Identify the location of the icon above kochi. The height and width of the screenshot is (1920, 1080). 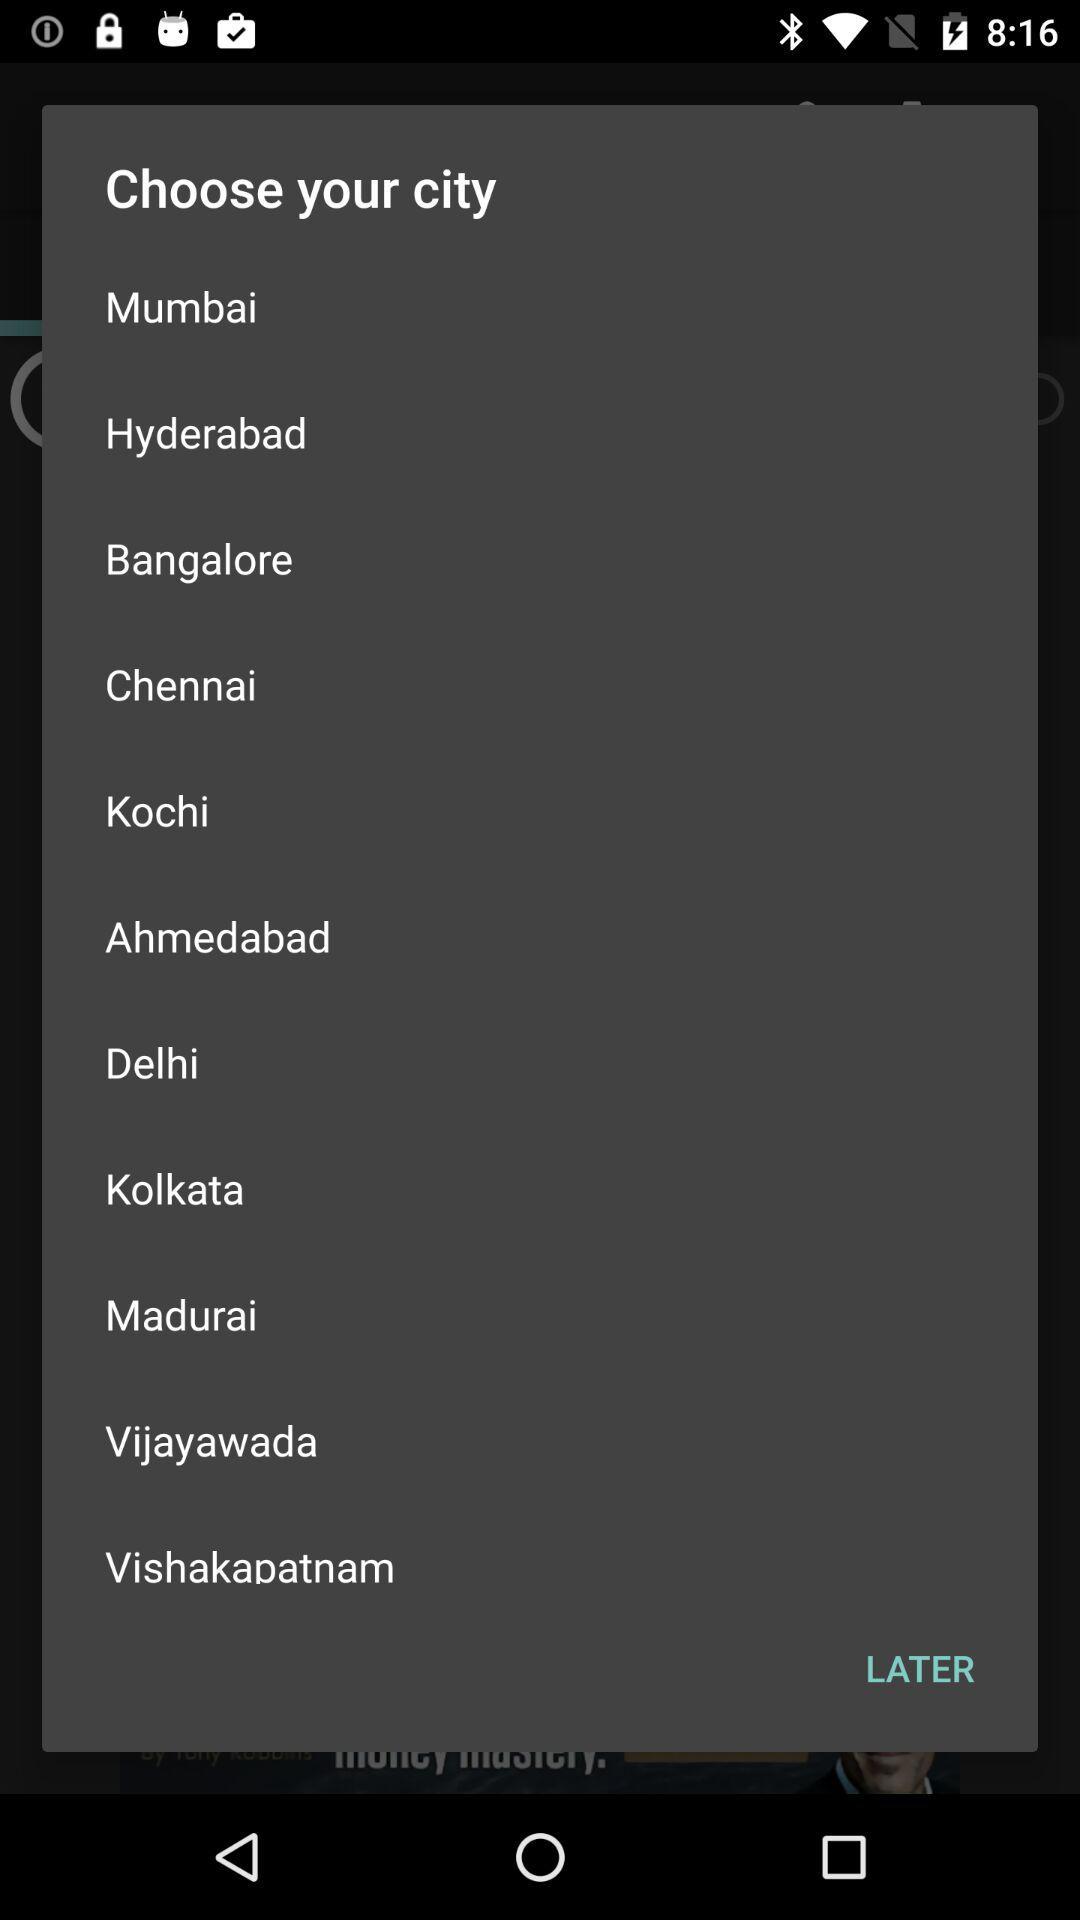
(540, 684).